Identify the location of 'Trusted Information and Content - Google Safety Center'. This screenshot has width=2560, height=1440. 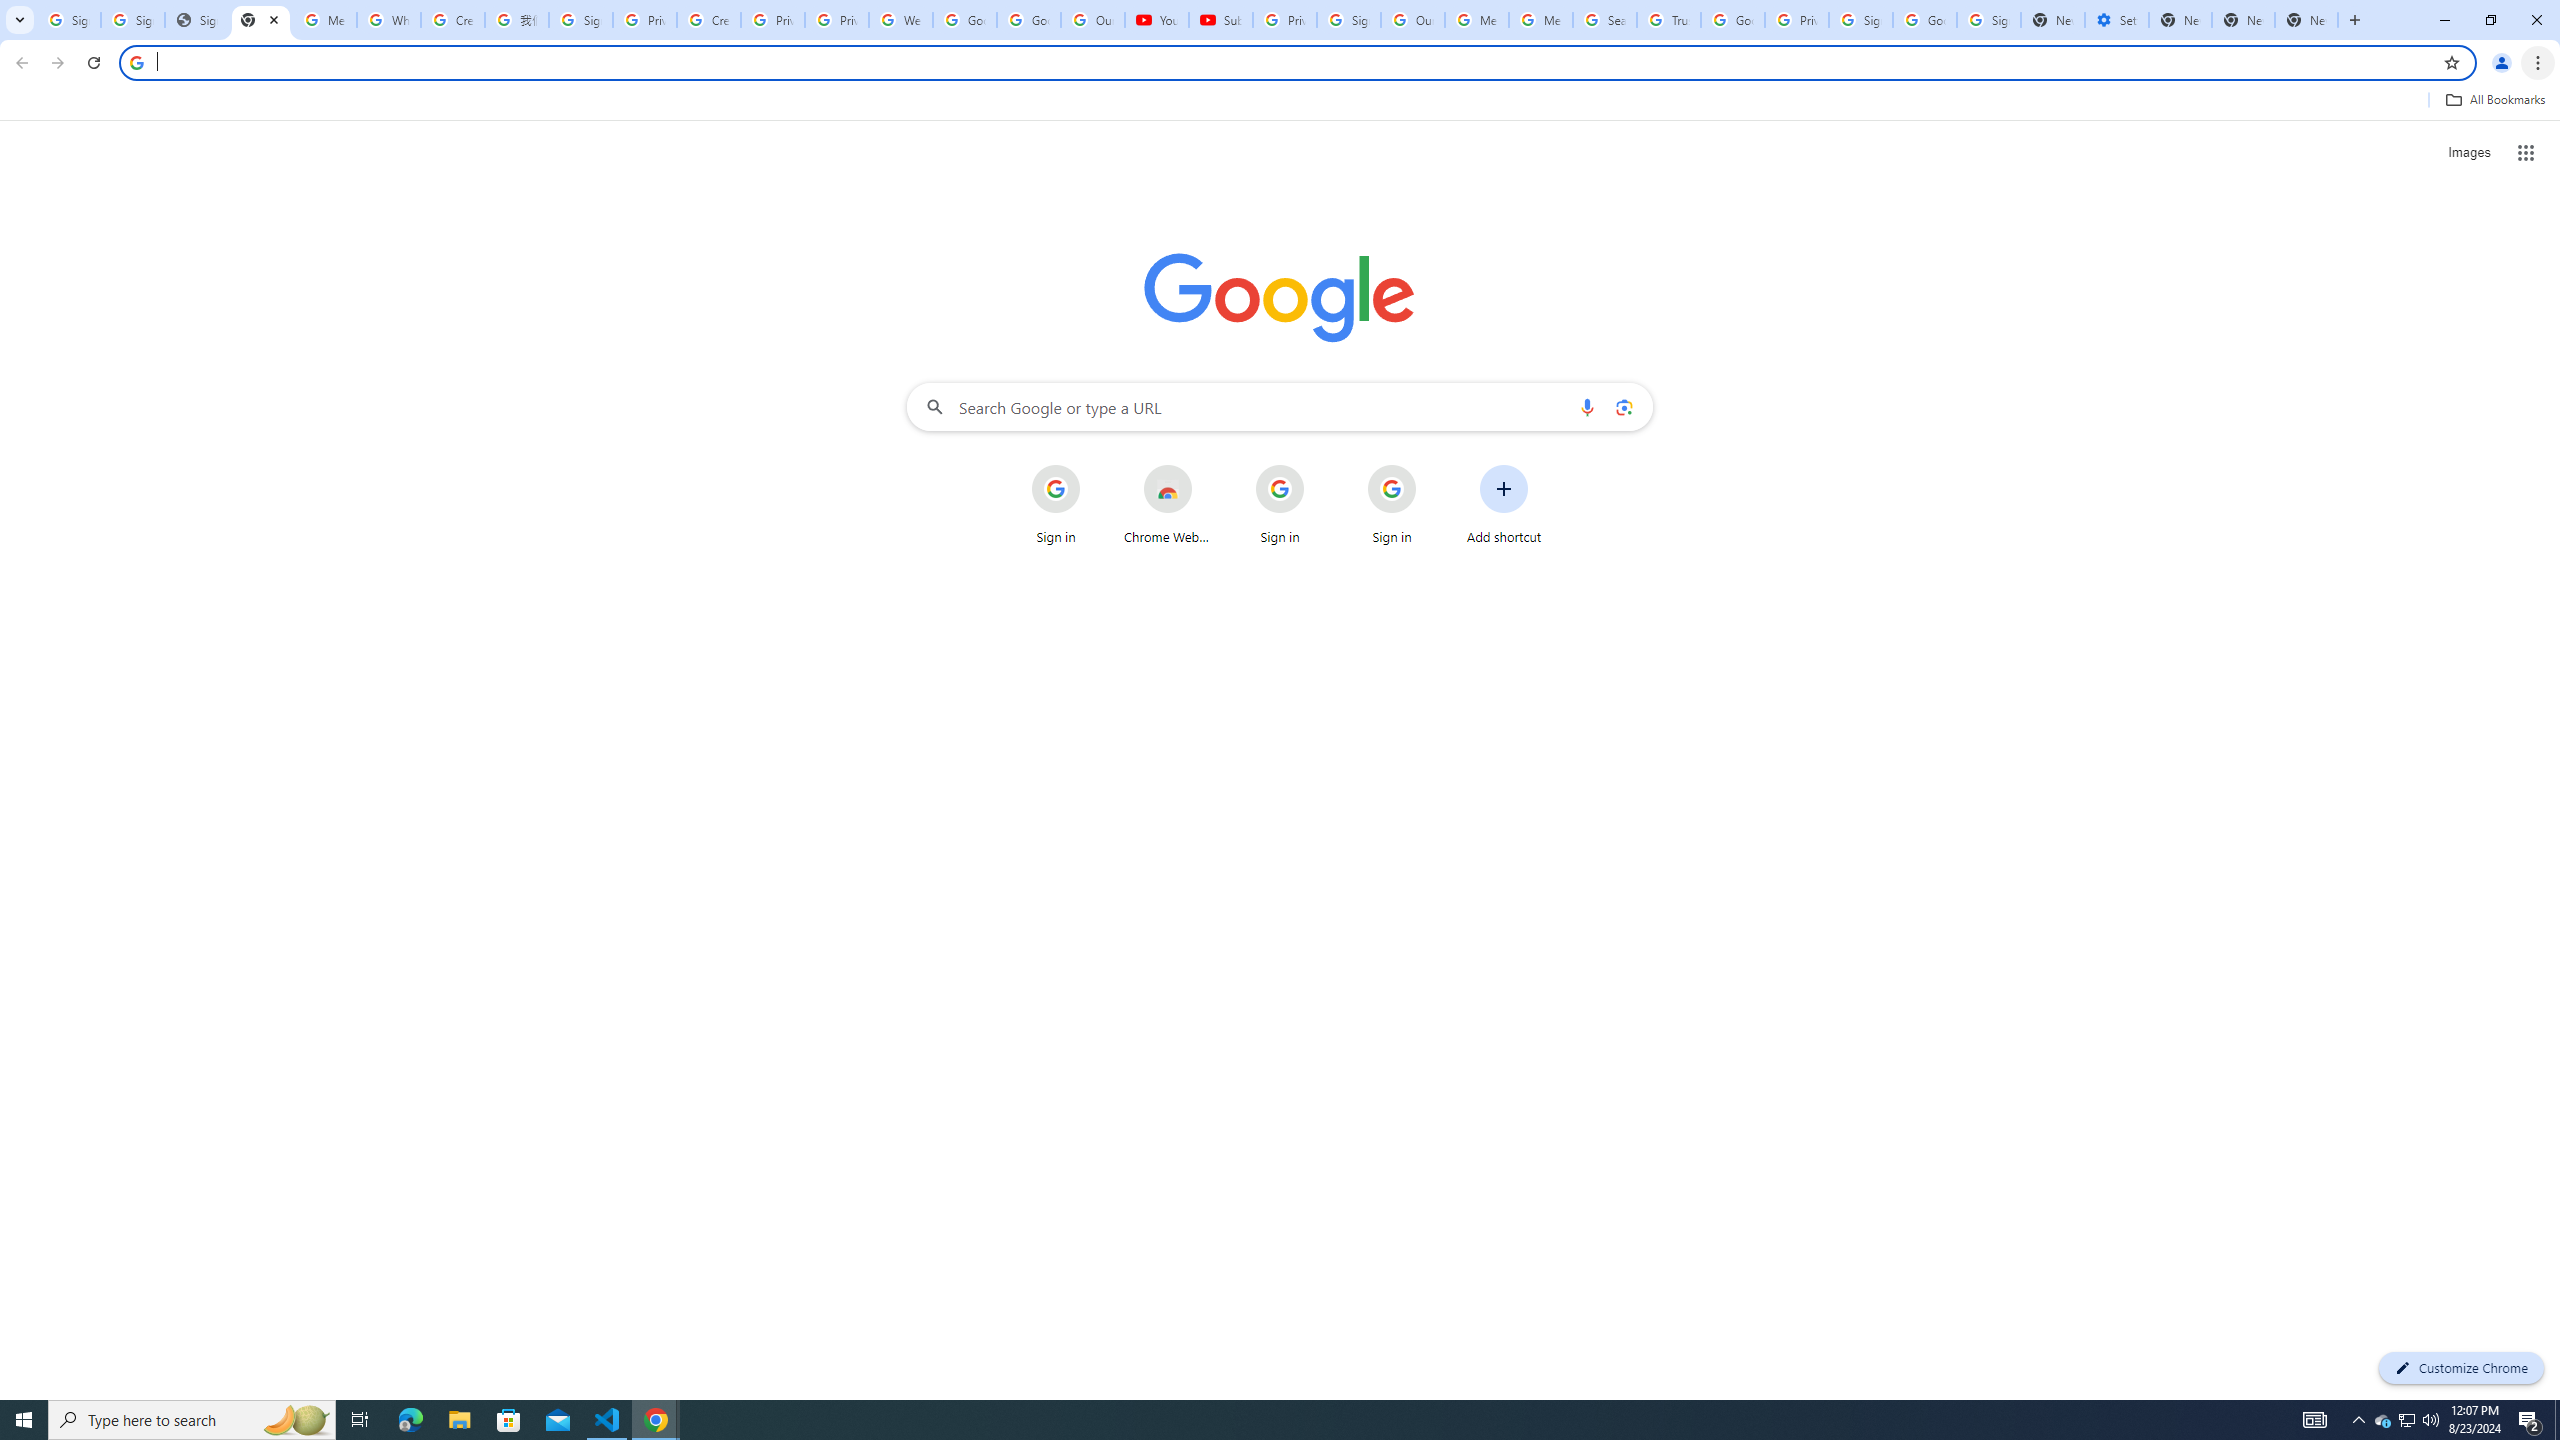
(1668, 19).